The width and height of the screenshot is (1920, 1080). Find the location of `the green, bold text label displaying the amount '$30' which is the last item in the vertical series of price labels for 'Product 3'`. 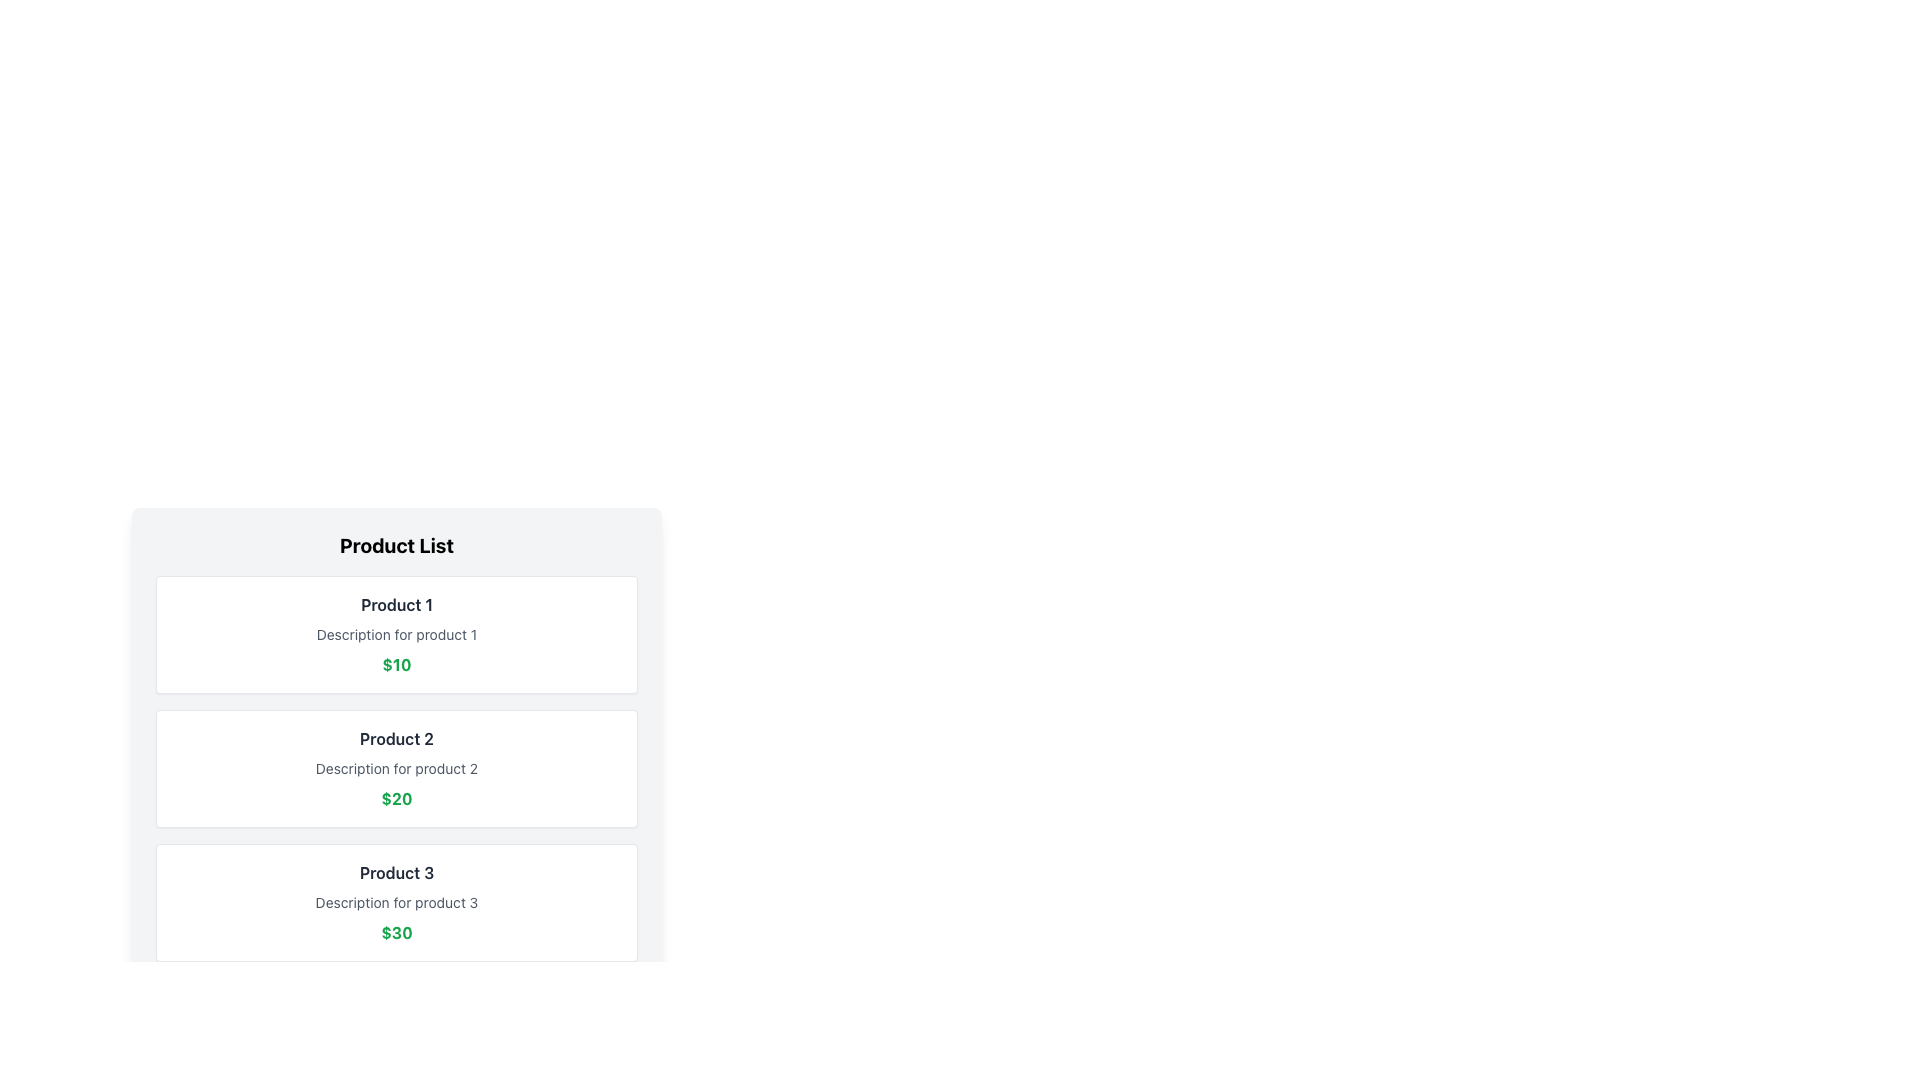

the green, bold text label displaying the amount '$30' which is the last item in the vertical series of price labels for 'Product 3' is located at coordinates (397, 933).